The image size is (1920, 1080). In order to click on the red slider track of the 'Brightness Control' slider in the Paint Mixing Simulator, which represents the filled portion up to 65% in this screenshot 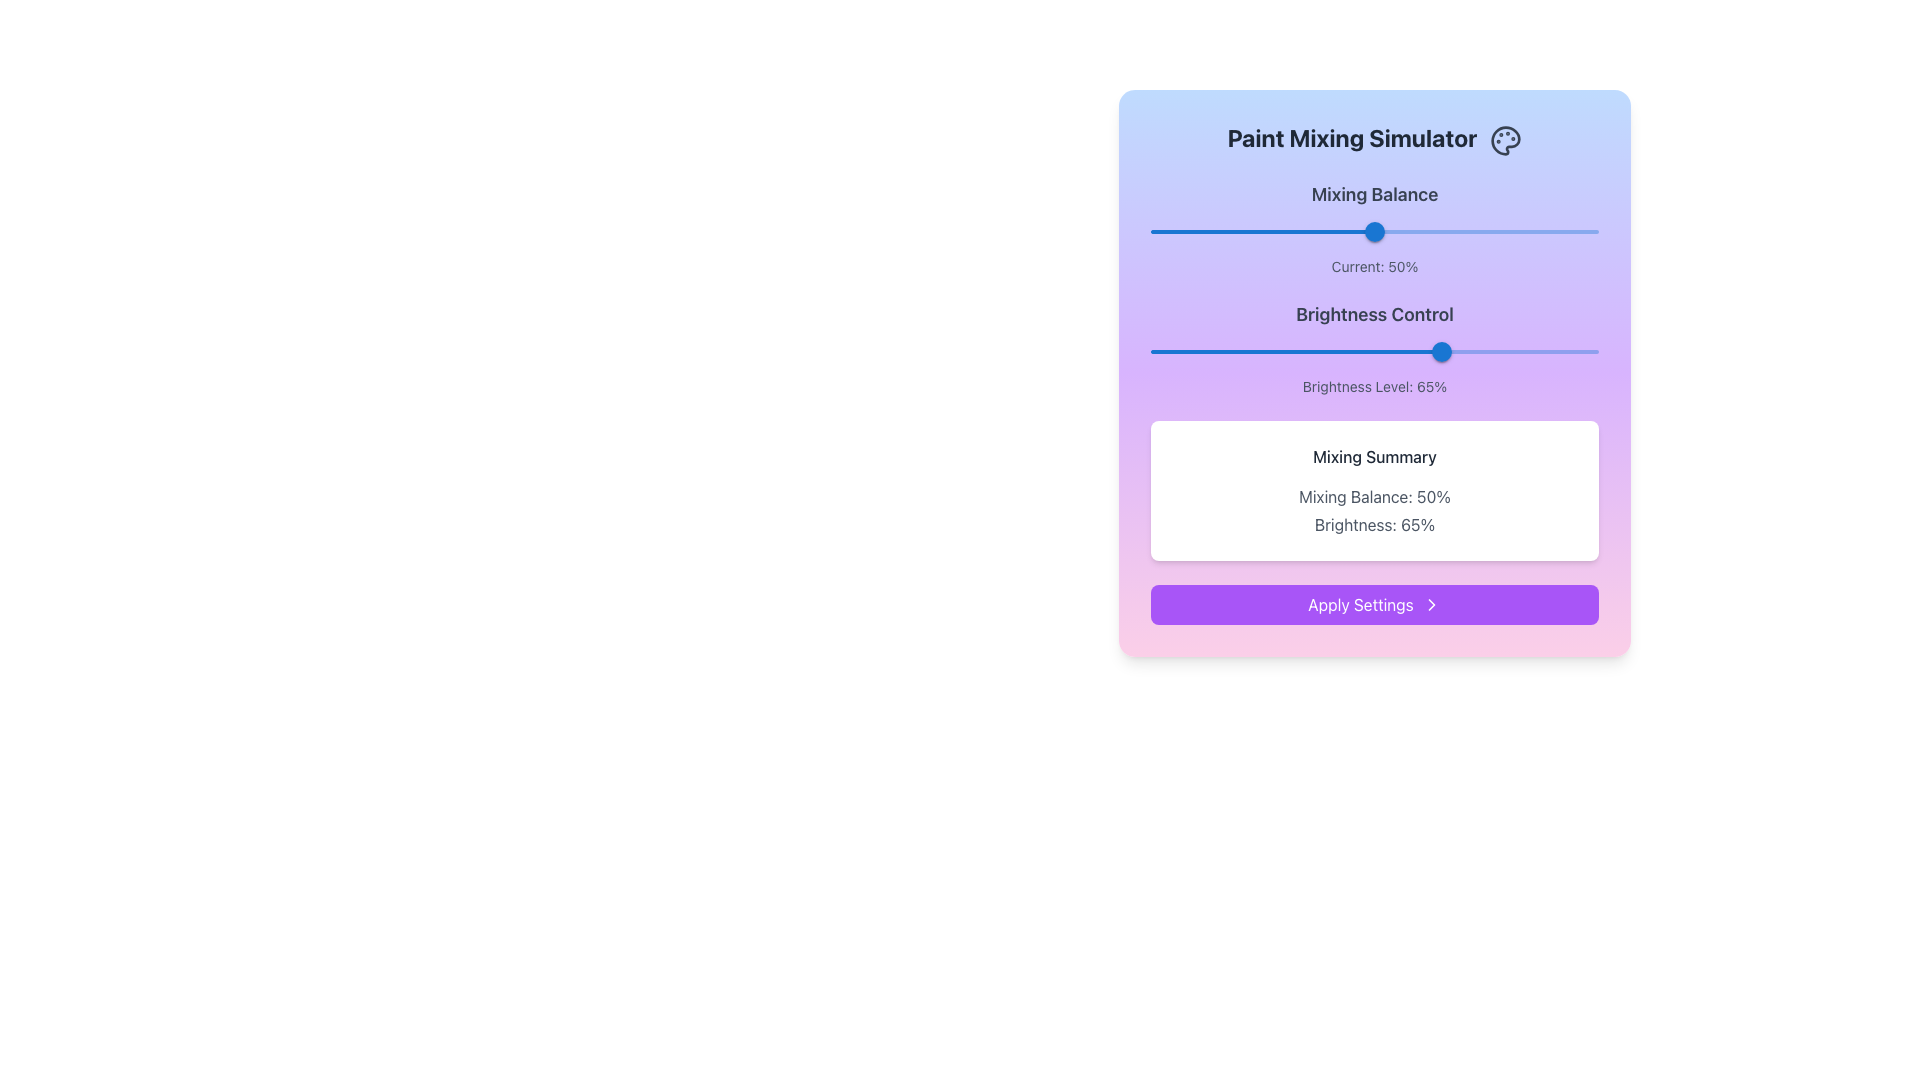, I will do `click(1296, 350)`.